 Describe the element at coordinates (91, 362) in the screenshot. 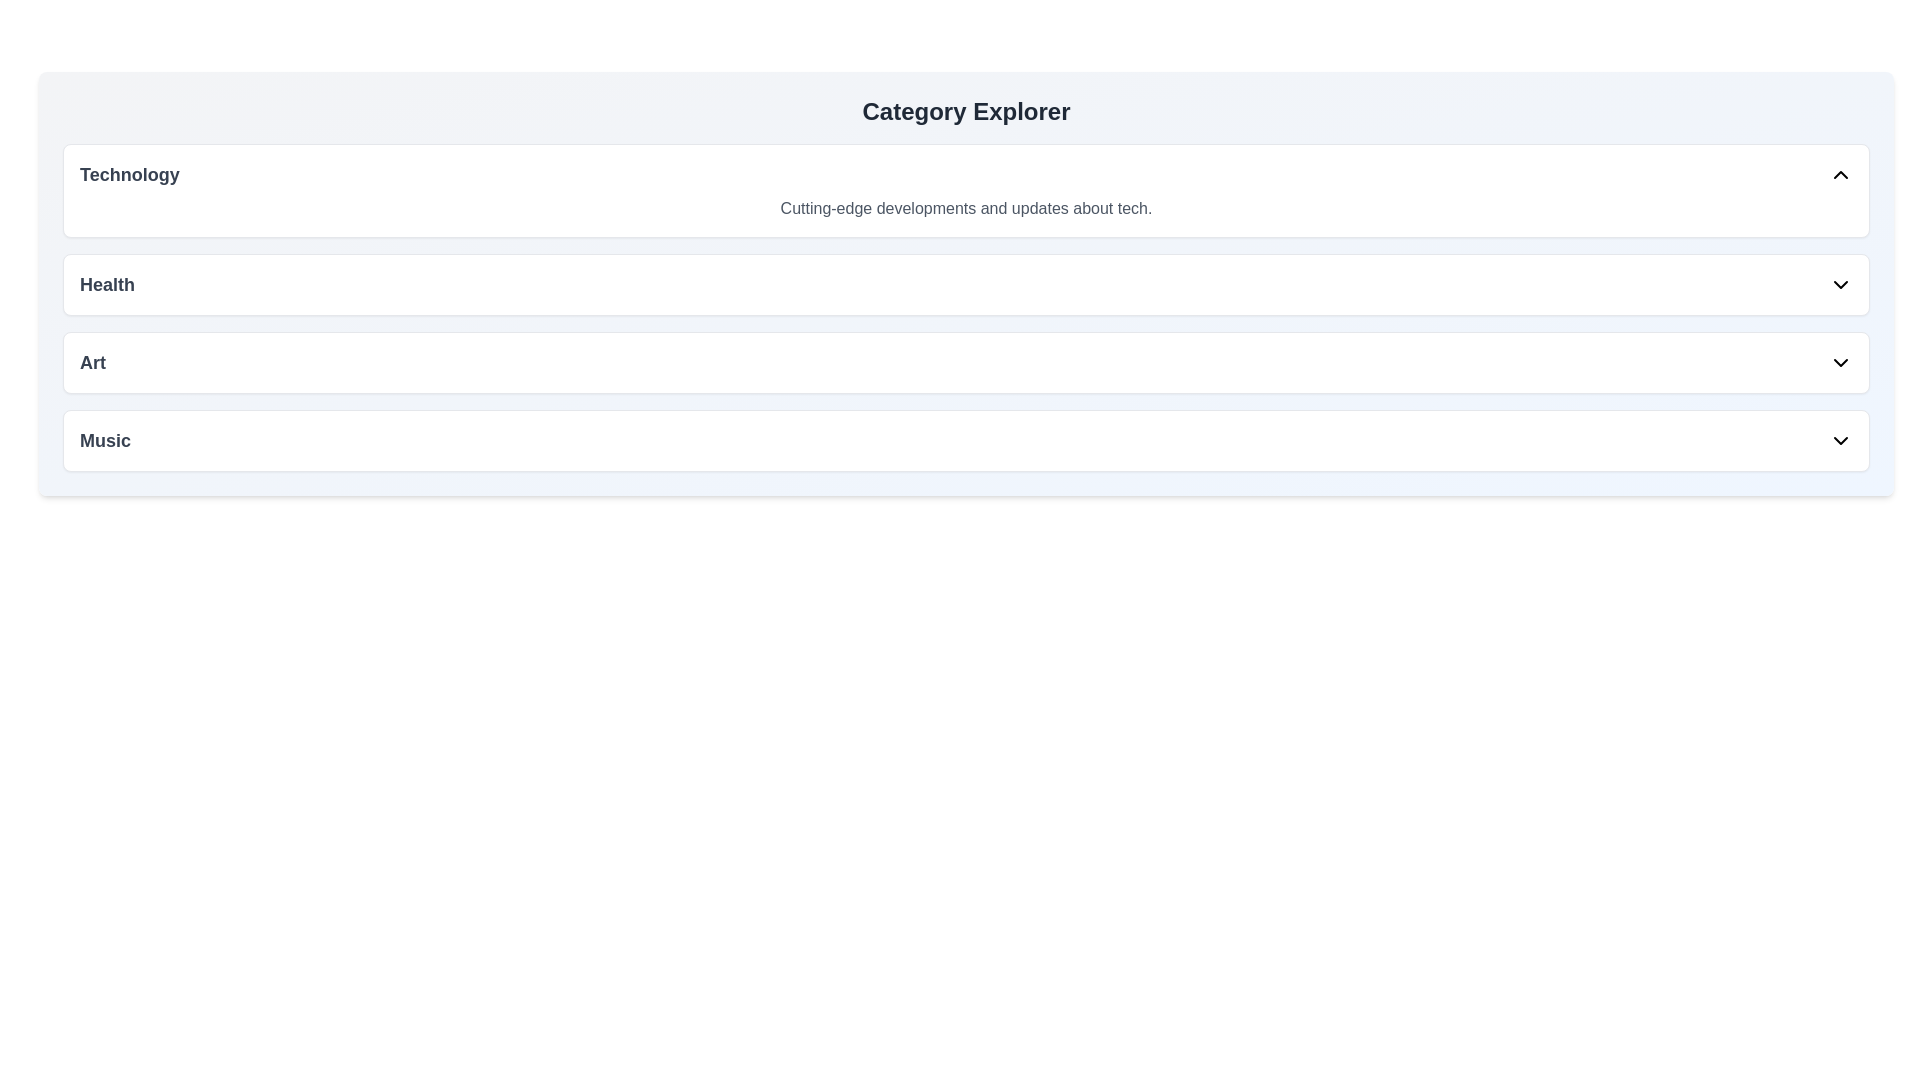

I see `the title of the category Art to view its details` at that location.